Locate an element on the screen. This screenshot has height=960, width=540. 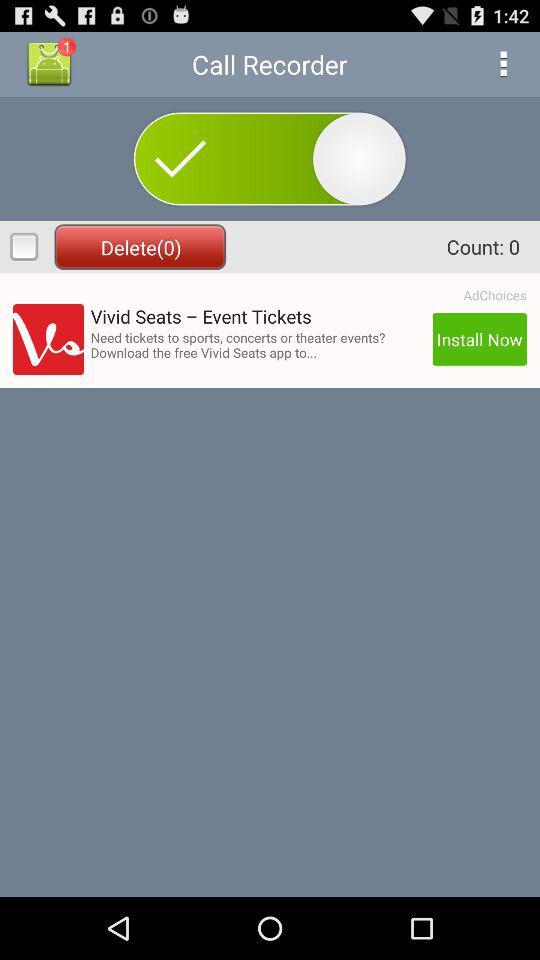
icon to the left of the call recorder app is located at coordinates (49, 64).